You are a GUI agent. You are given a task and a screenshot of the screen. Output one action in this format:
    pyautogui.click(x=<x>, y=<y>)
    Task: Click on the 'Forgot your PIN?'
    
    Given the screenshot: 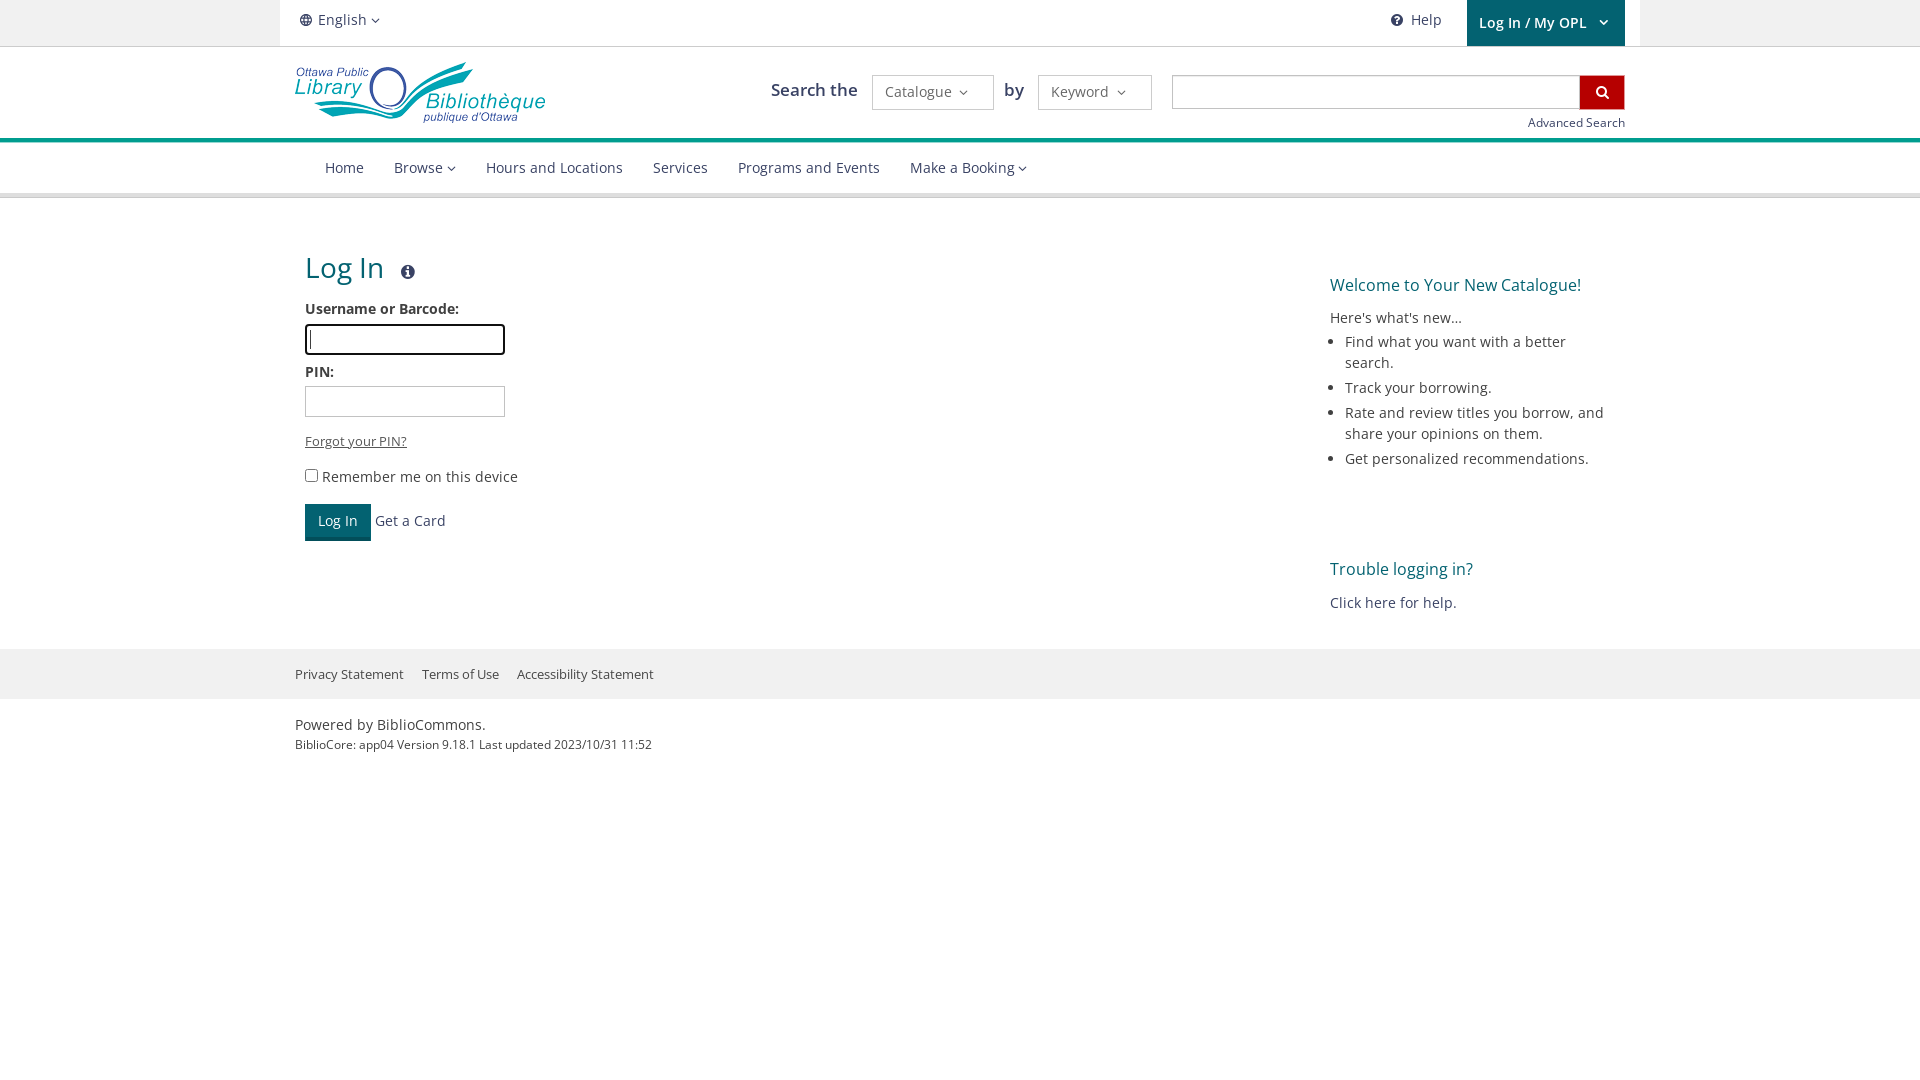 What is the action you would take?
    pyautogui.click(x=355, y=439)
    